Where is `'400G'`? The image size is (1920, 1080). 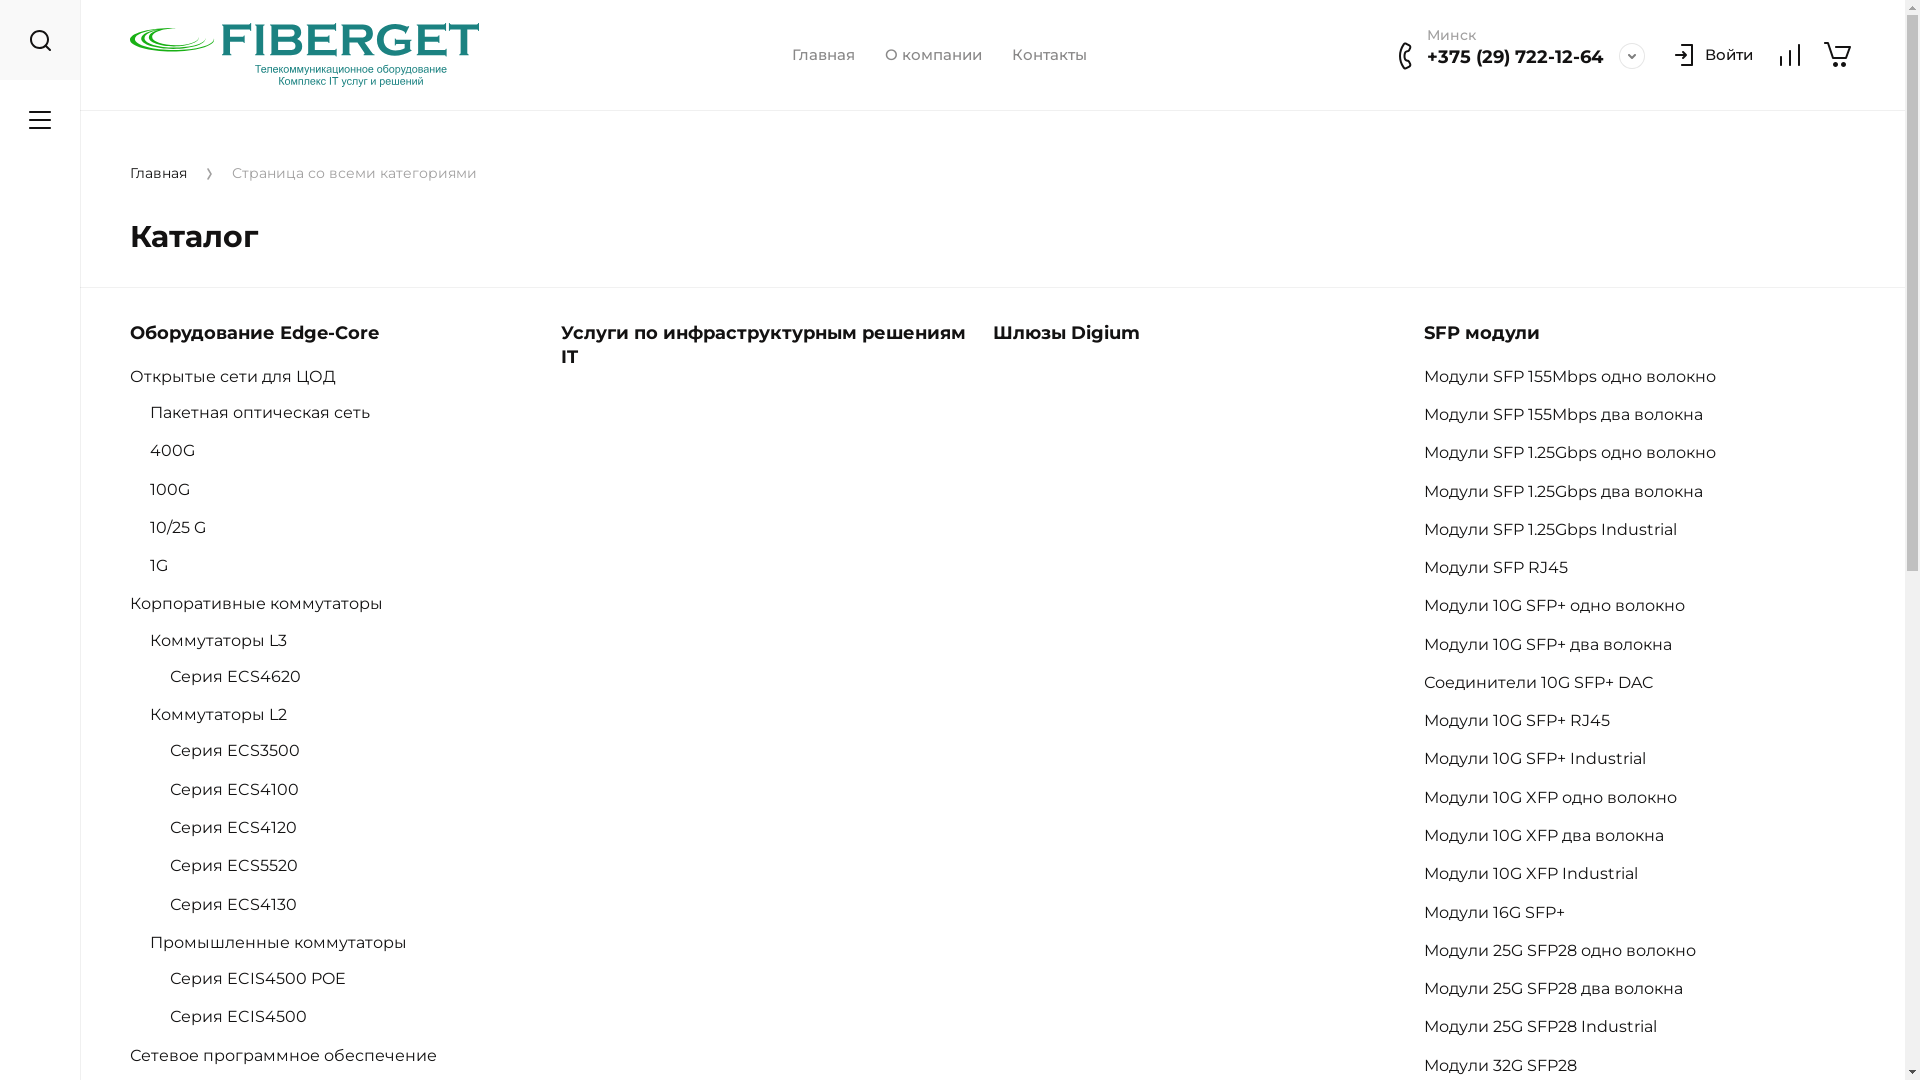 '400G' is located at coordinates (182, 450).